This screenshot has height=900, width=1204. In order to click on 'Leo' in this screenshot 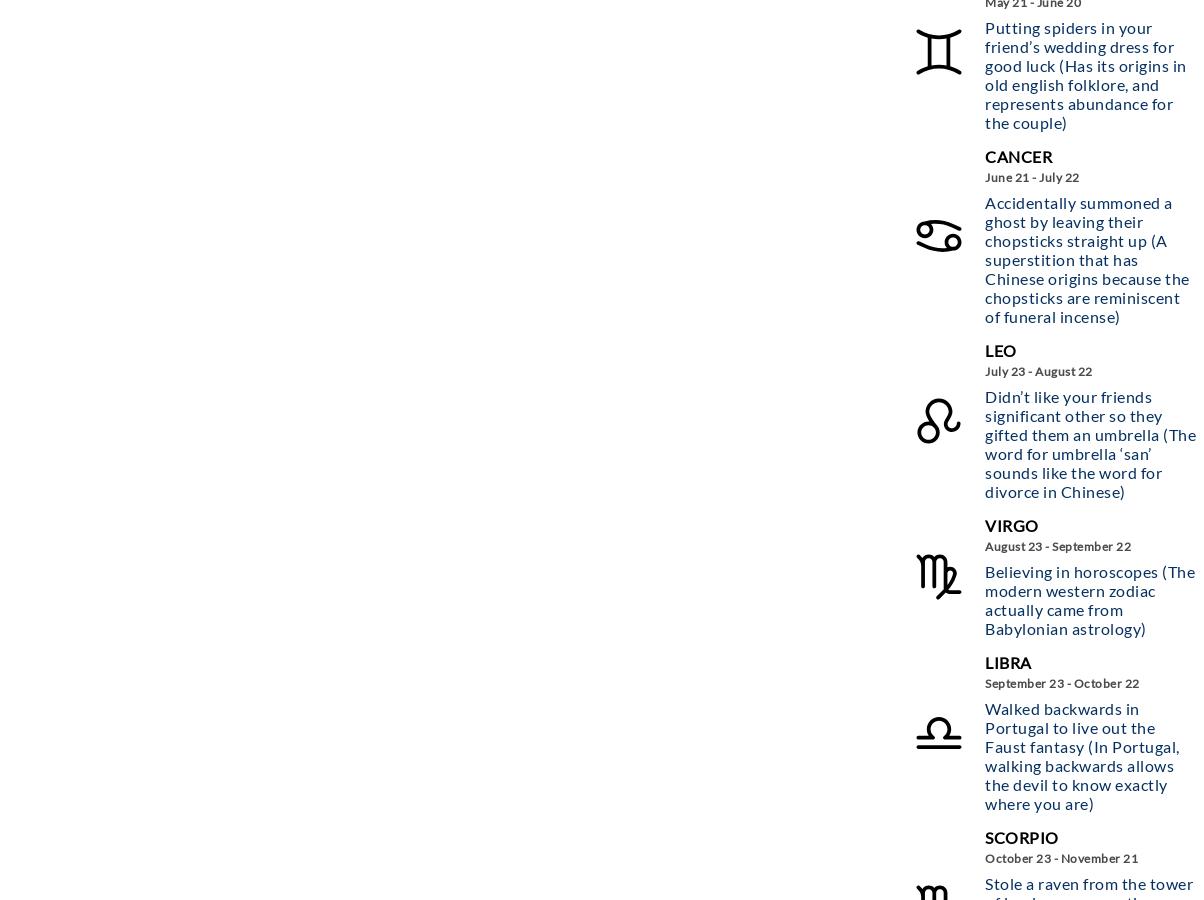, I will do `click(1000, 349)`.